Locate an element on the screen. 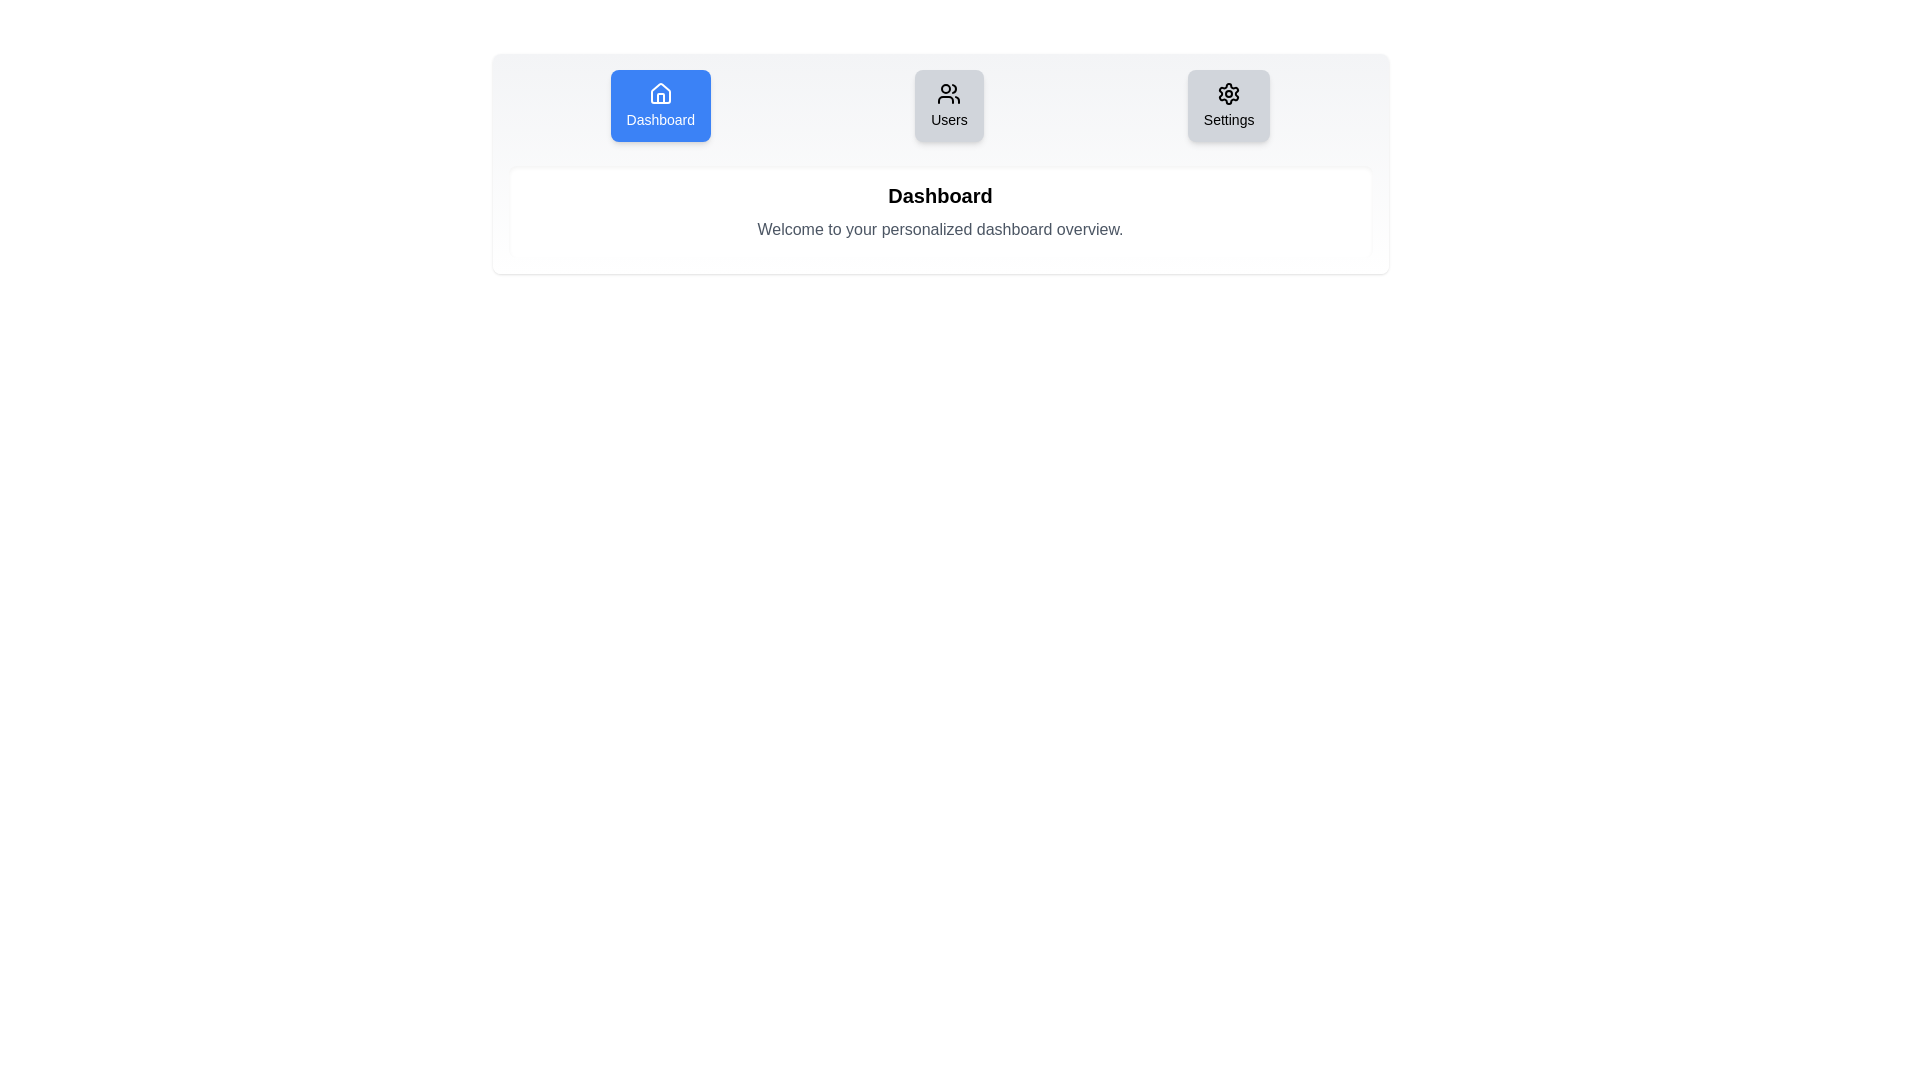 Image resolution: width=1920 pixels, height=1080 pixels. the Settings tab by clicking on it is located at coordinates (1228, 105).